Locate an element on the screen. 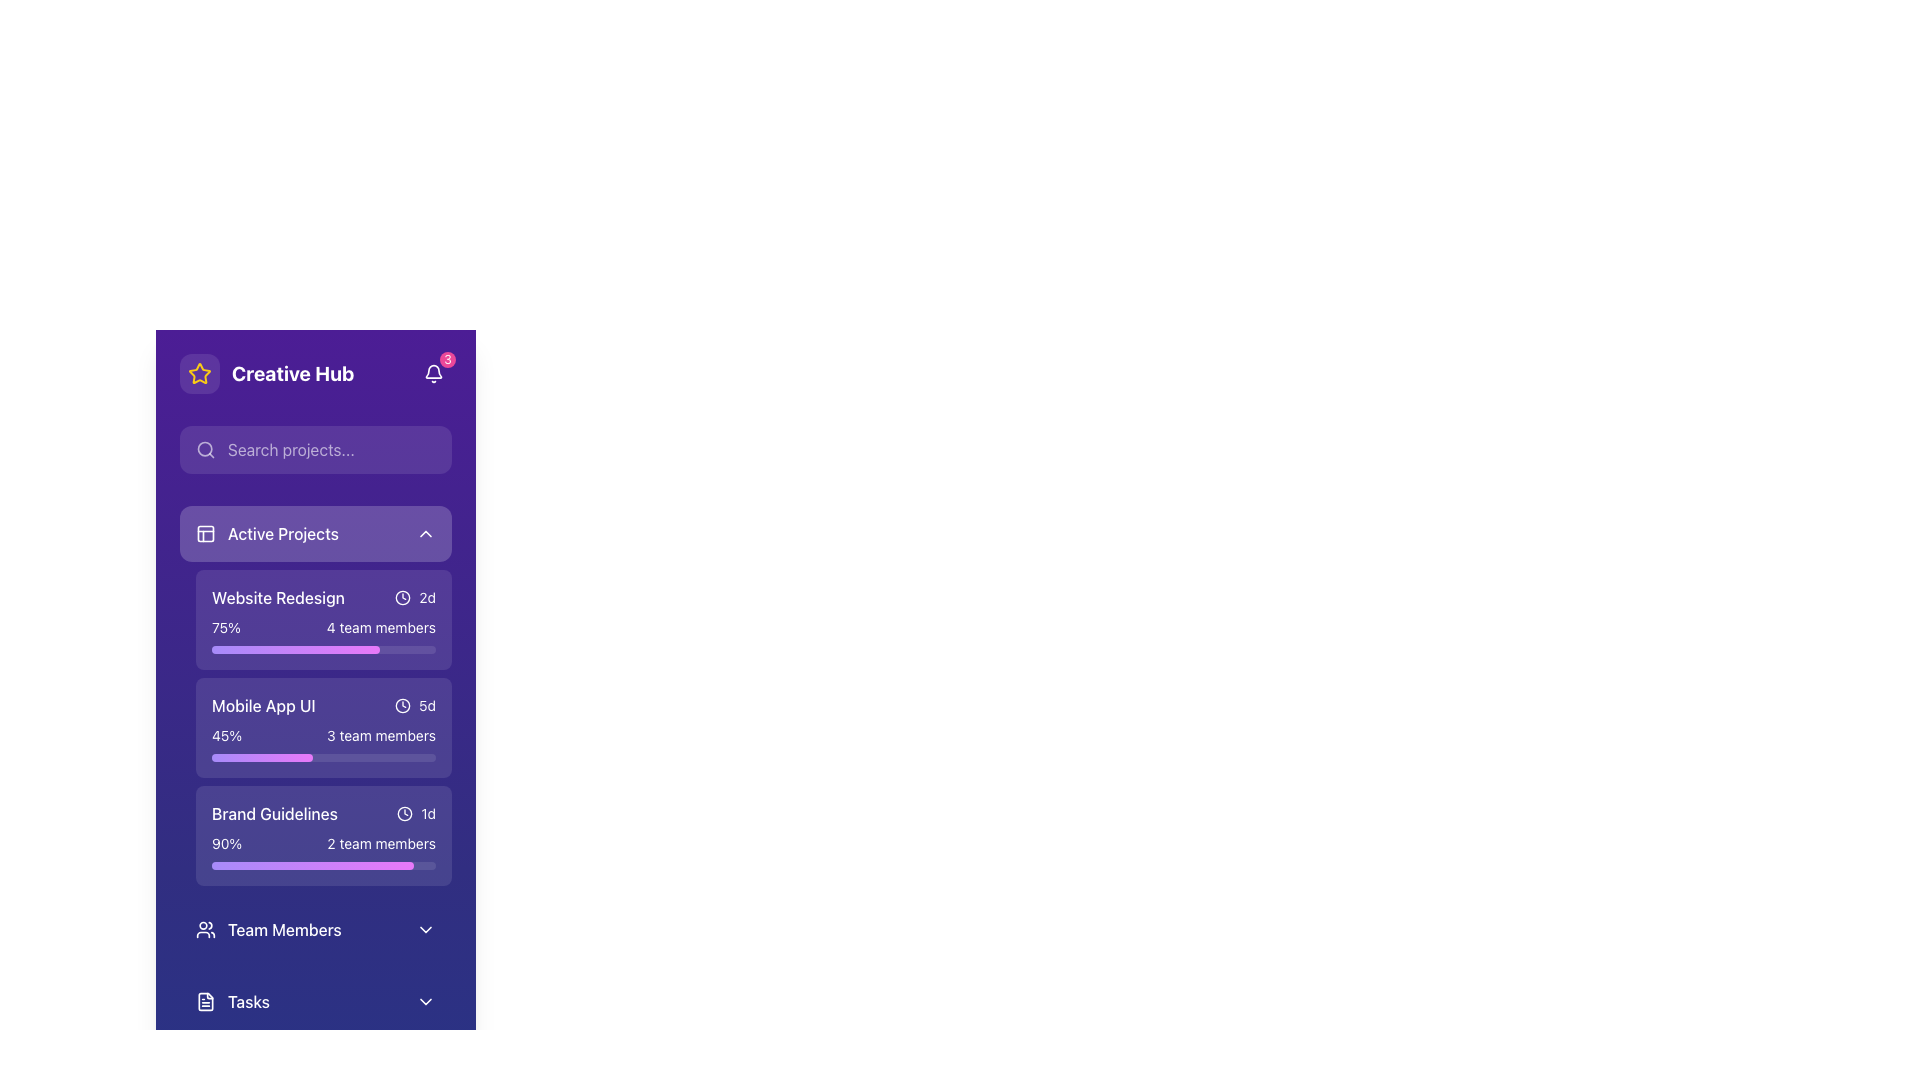 This screenshot has width=1920, height=1080. the second Interactive project card in the 'Active Projects' section is located at coordinates (324, 728).